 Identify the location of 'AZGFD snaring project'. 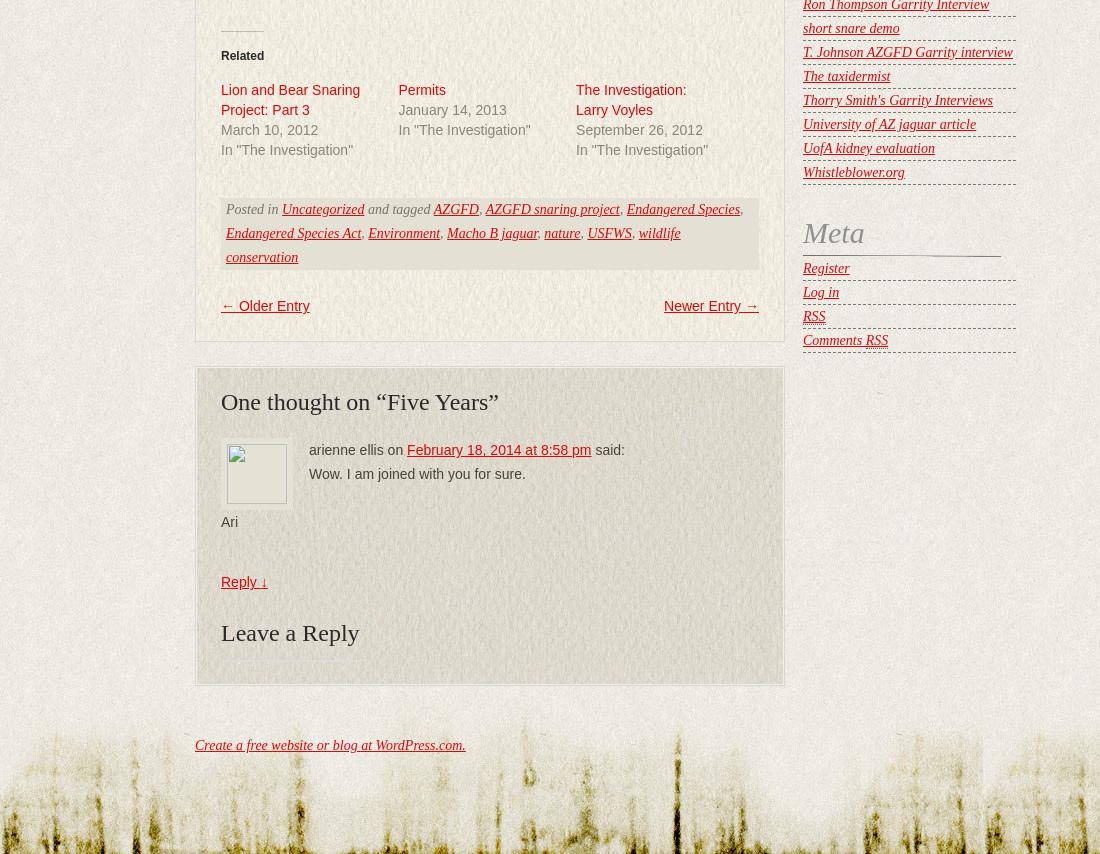
(550, 208).